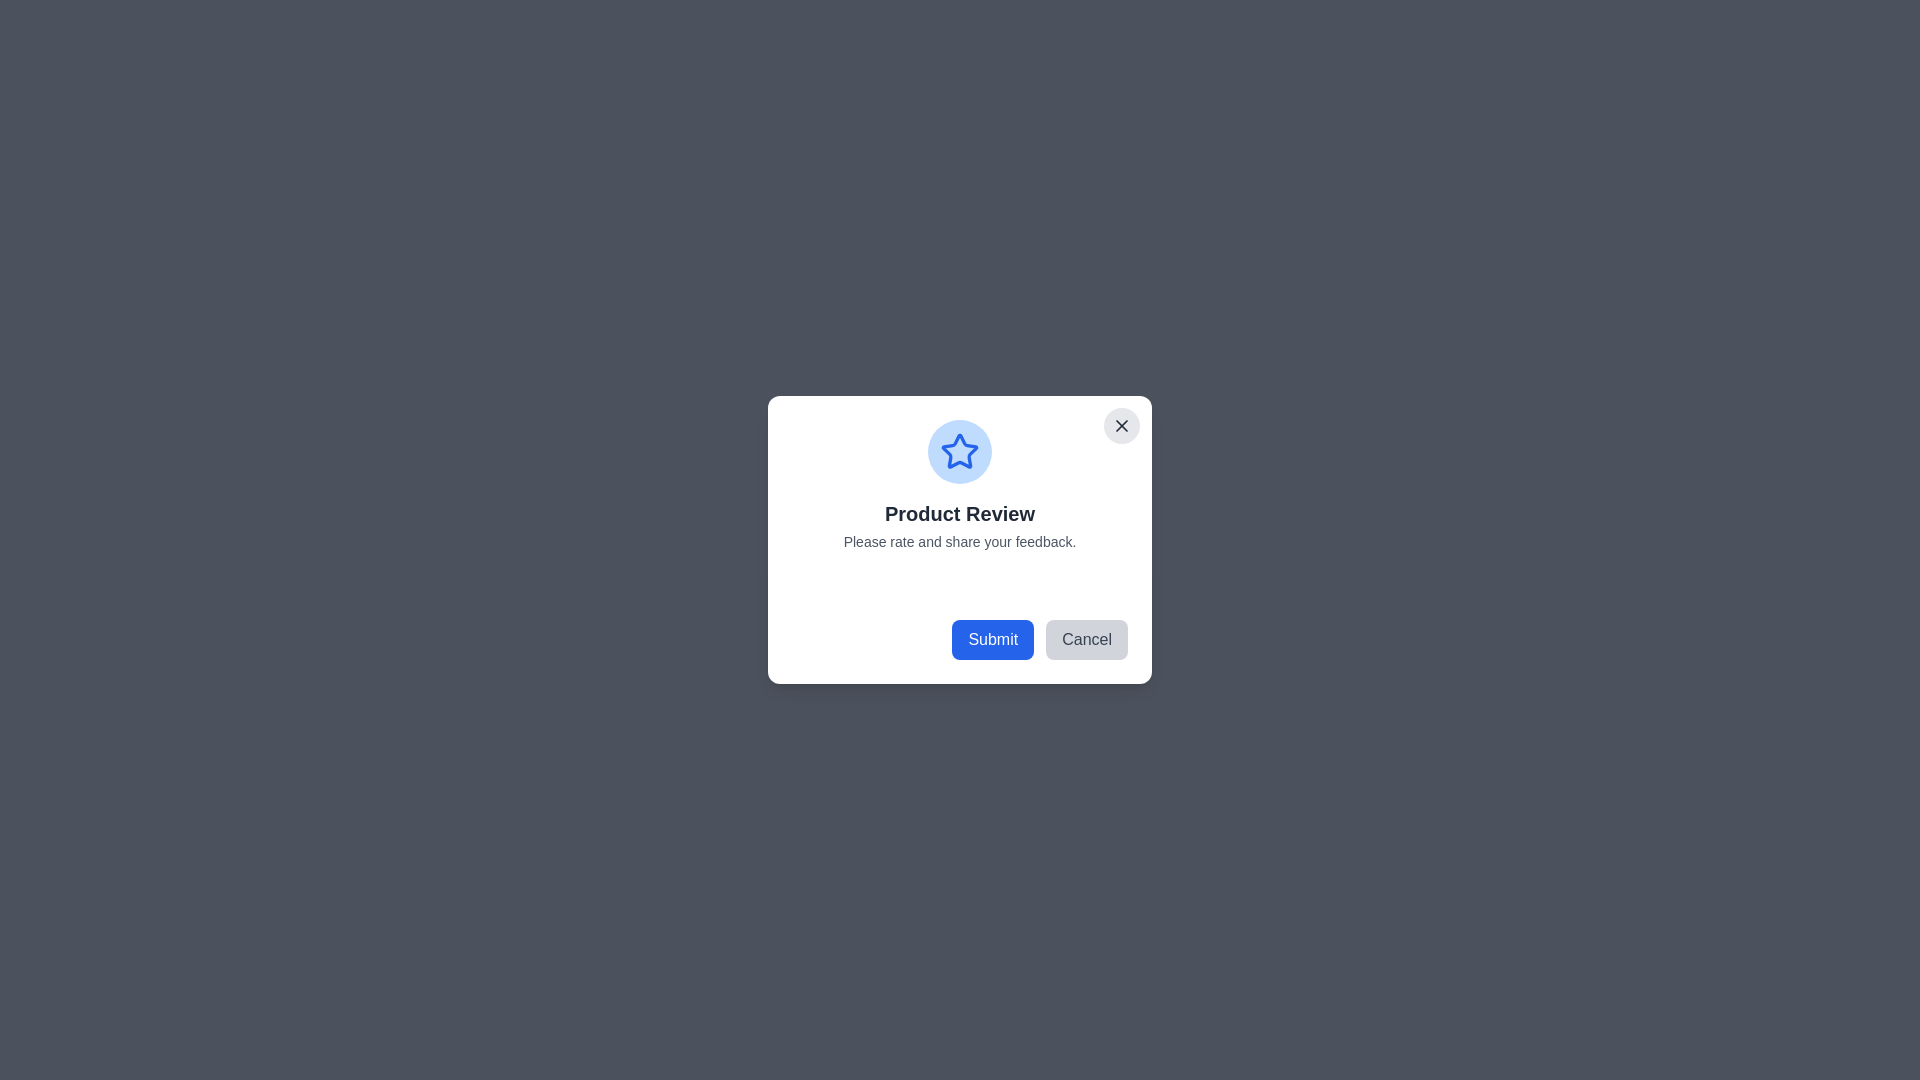  Describe the element at coordinates (1122, 424) in the screenshot. I see `the Close button located in the upper-right corner of the modal dialog box` at that location.